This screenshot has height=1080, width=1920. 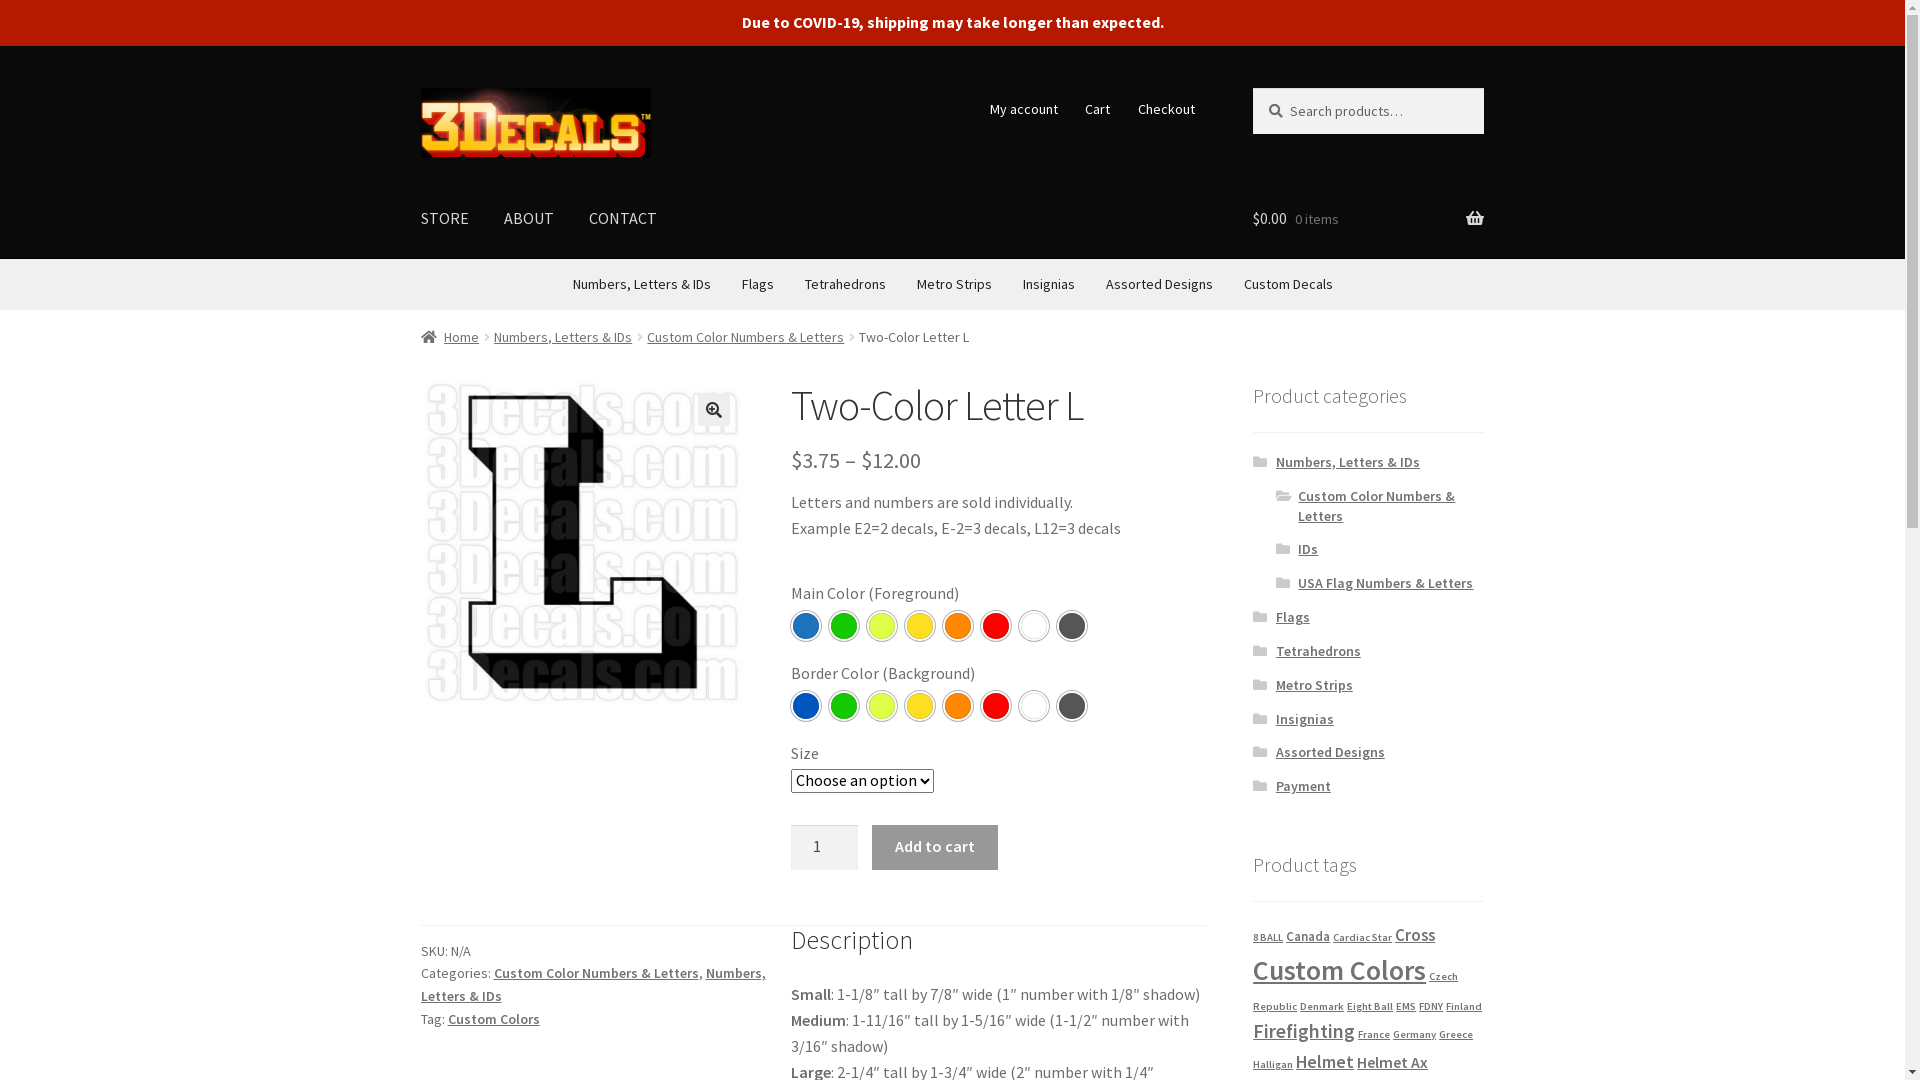 What do you see at coordinates (1251, 86) in the screenshot?
I see `'Search'` at bounding box center [1251, 86].